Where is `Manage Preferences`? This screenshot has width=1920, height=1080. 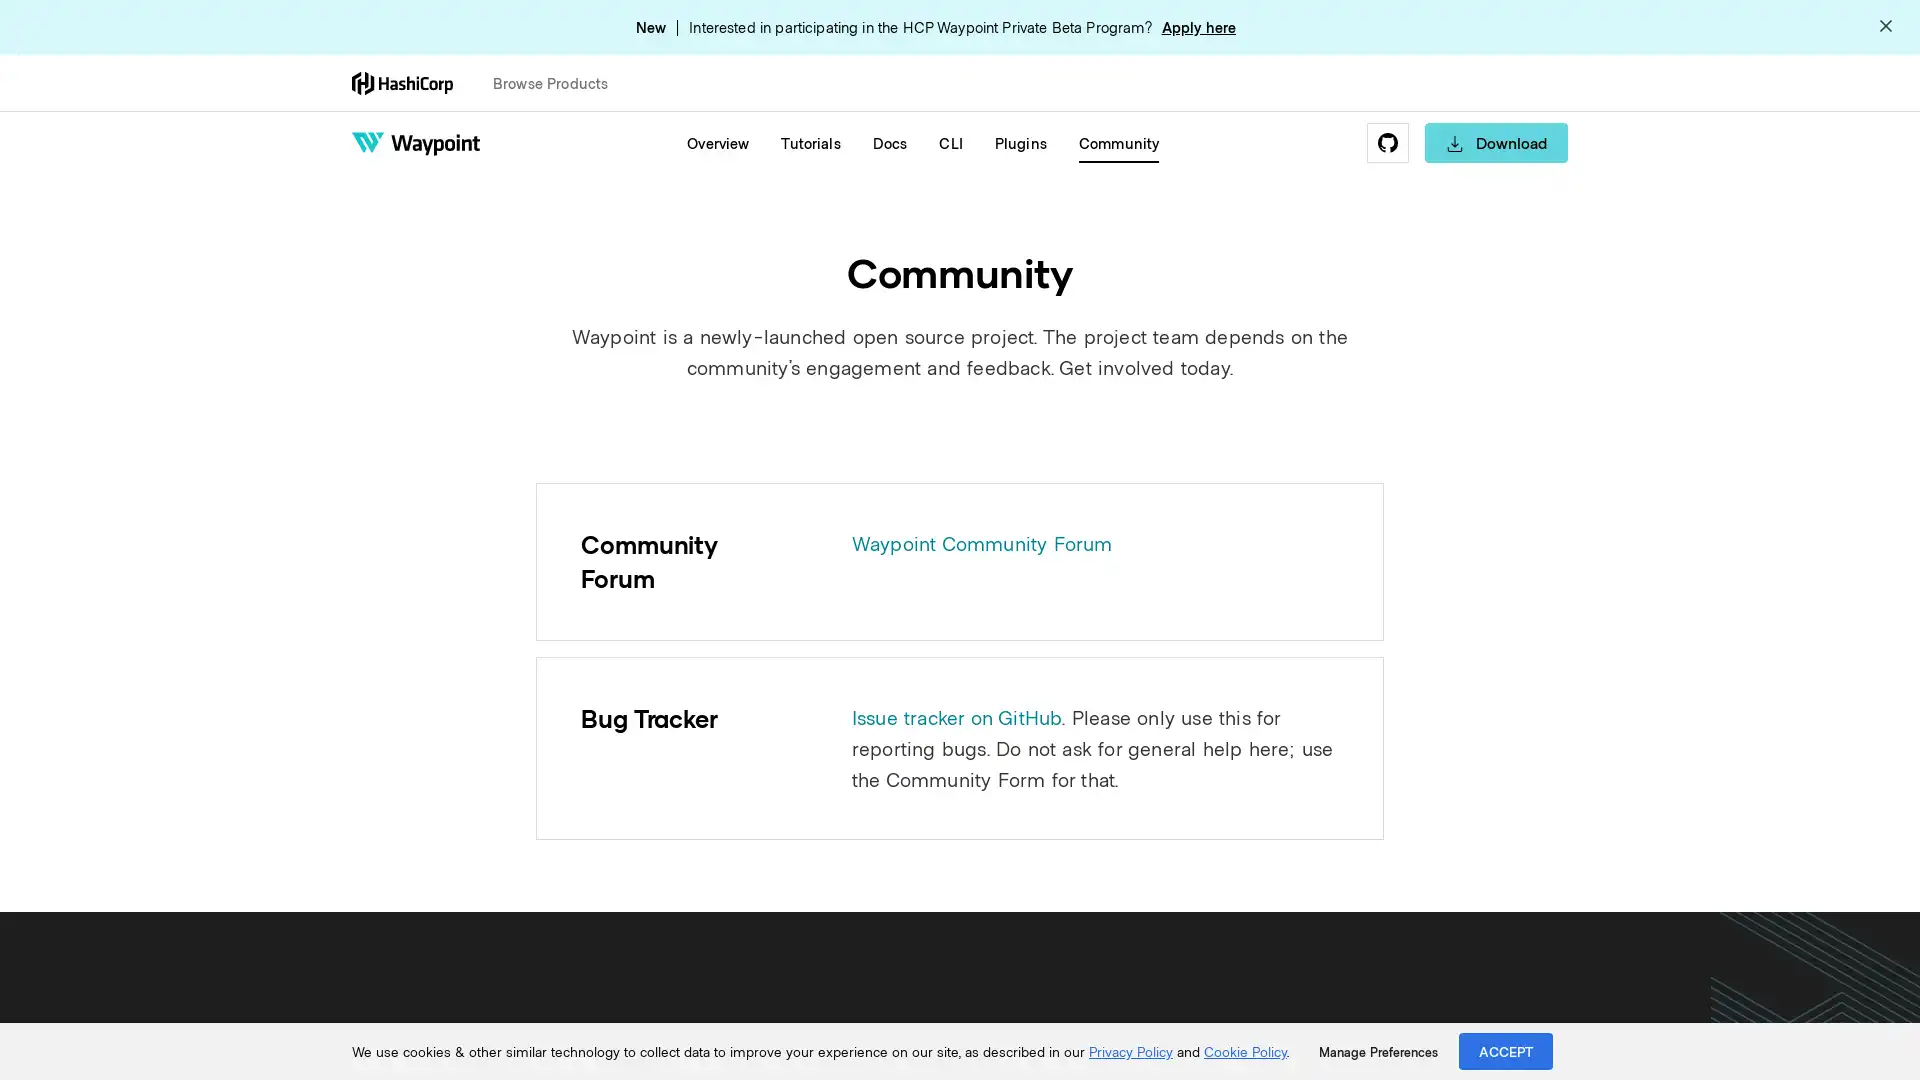
Manage Preferences is located at coordinates (1377, 1051).